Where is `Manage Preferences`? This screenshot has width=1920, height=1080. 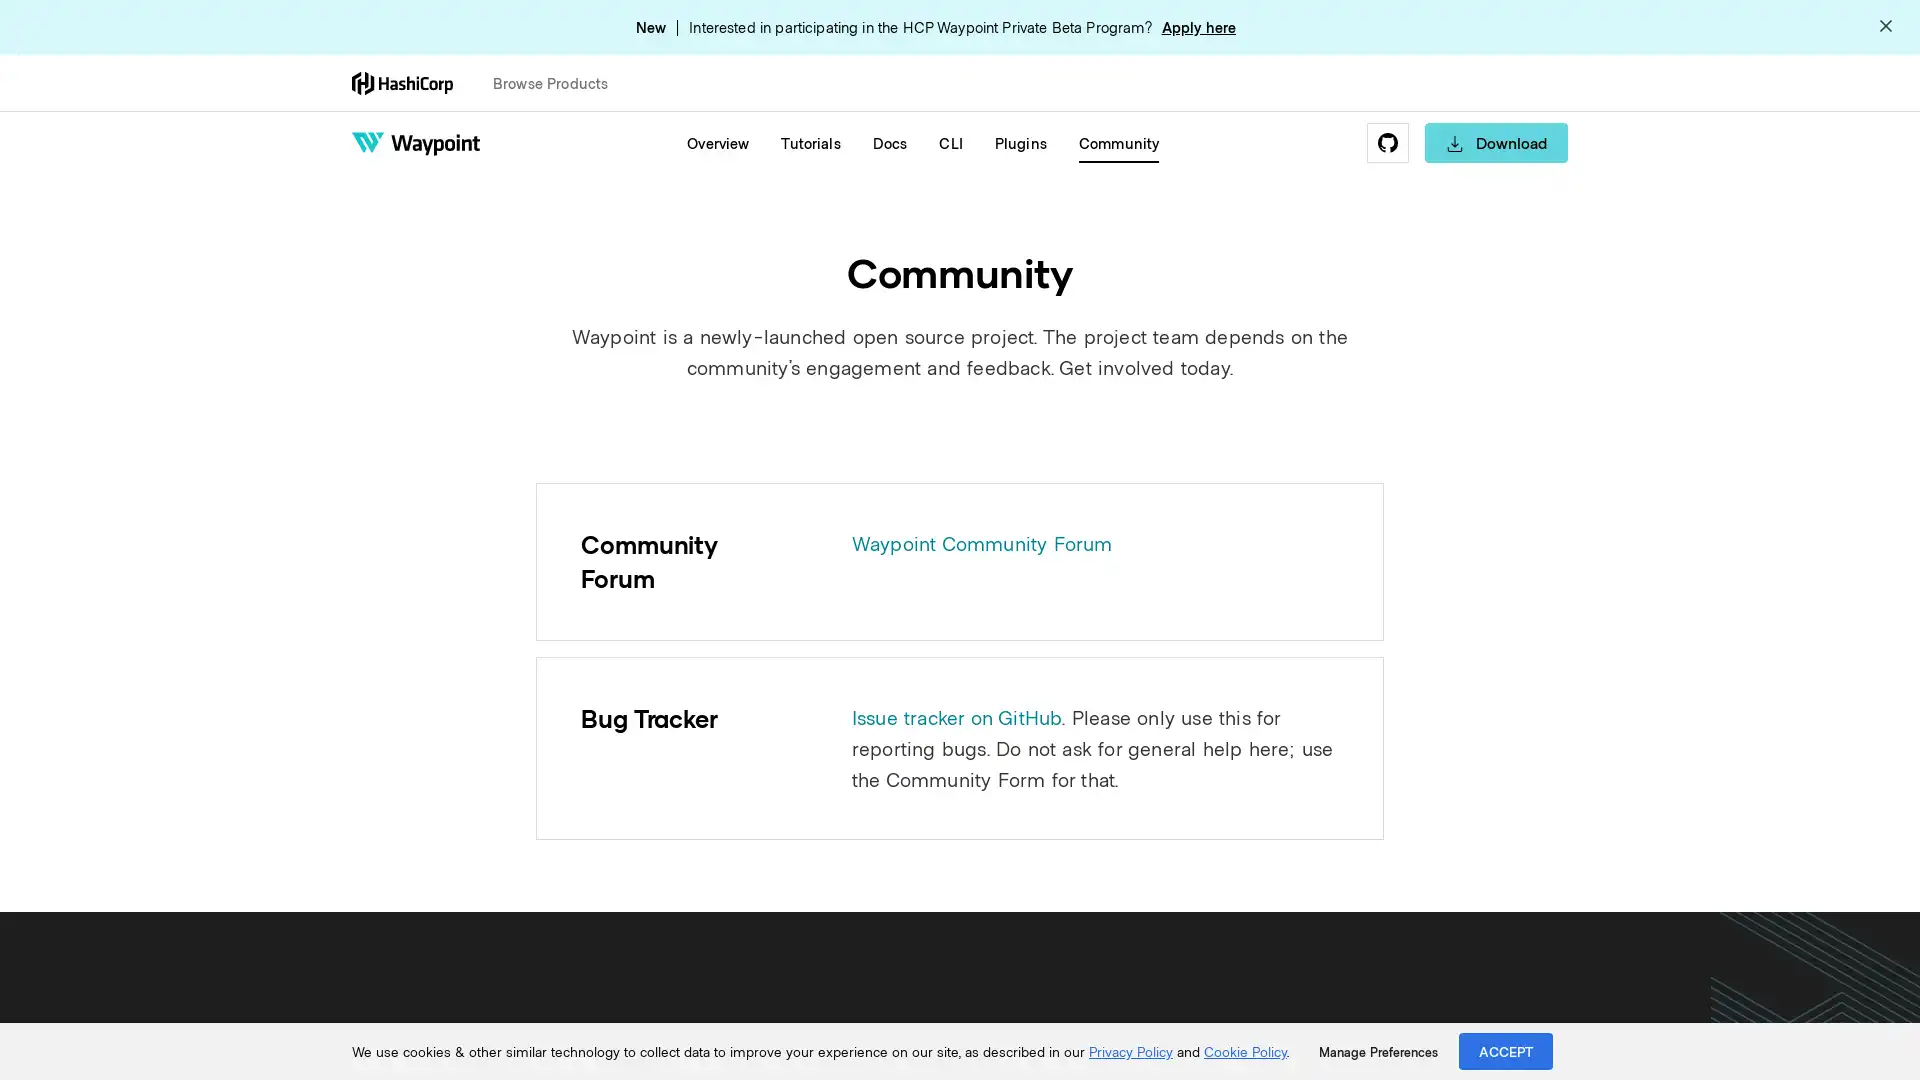
Manage Preferences is located at coordinates (1377, 1051).